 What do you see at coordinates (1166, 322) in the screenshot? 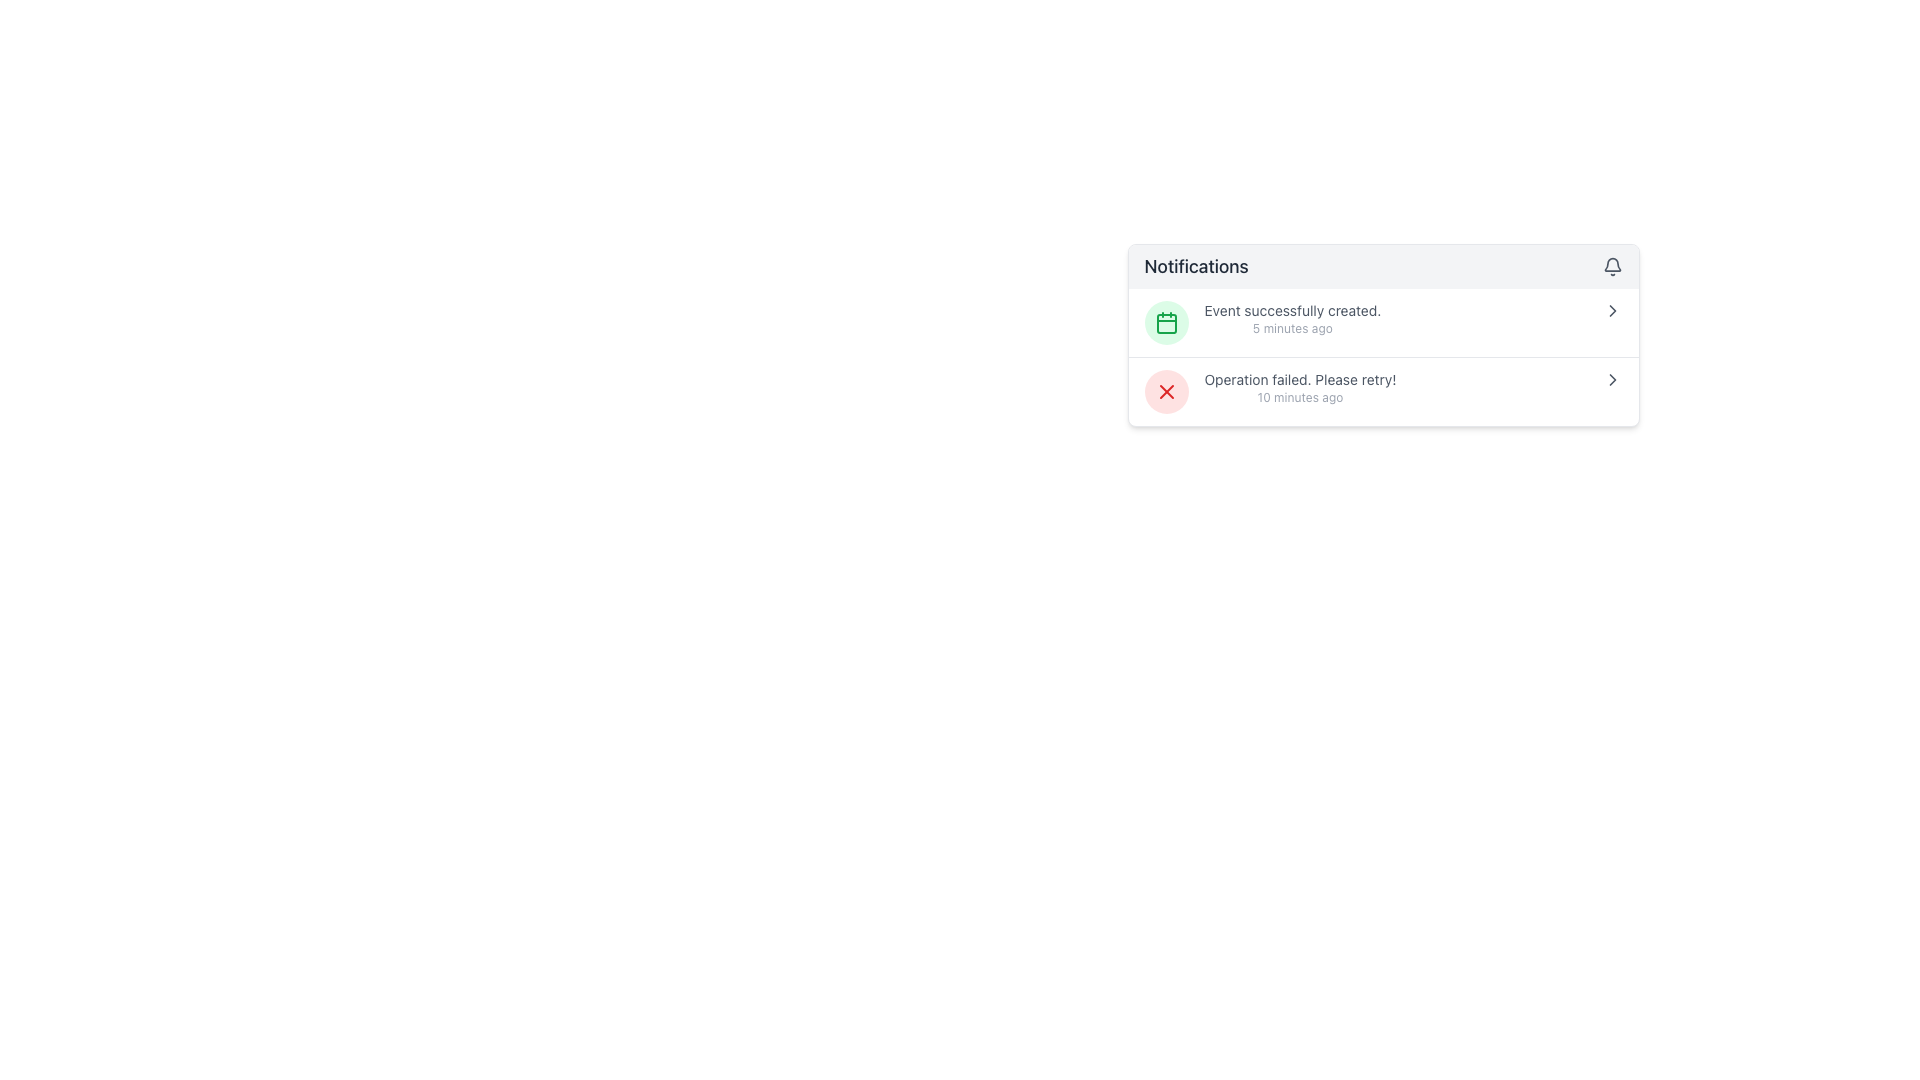
I see `the calendar icon with green edges and a light green circular background, located next to the notification 'Event successfully created. 5 minutes ago.'` at bounding box center [1166, 322].